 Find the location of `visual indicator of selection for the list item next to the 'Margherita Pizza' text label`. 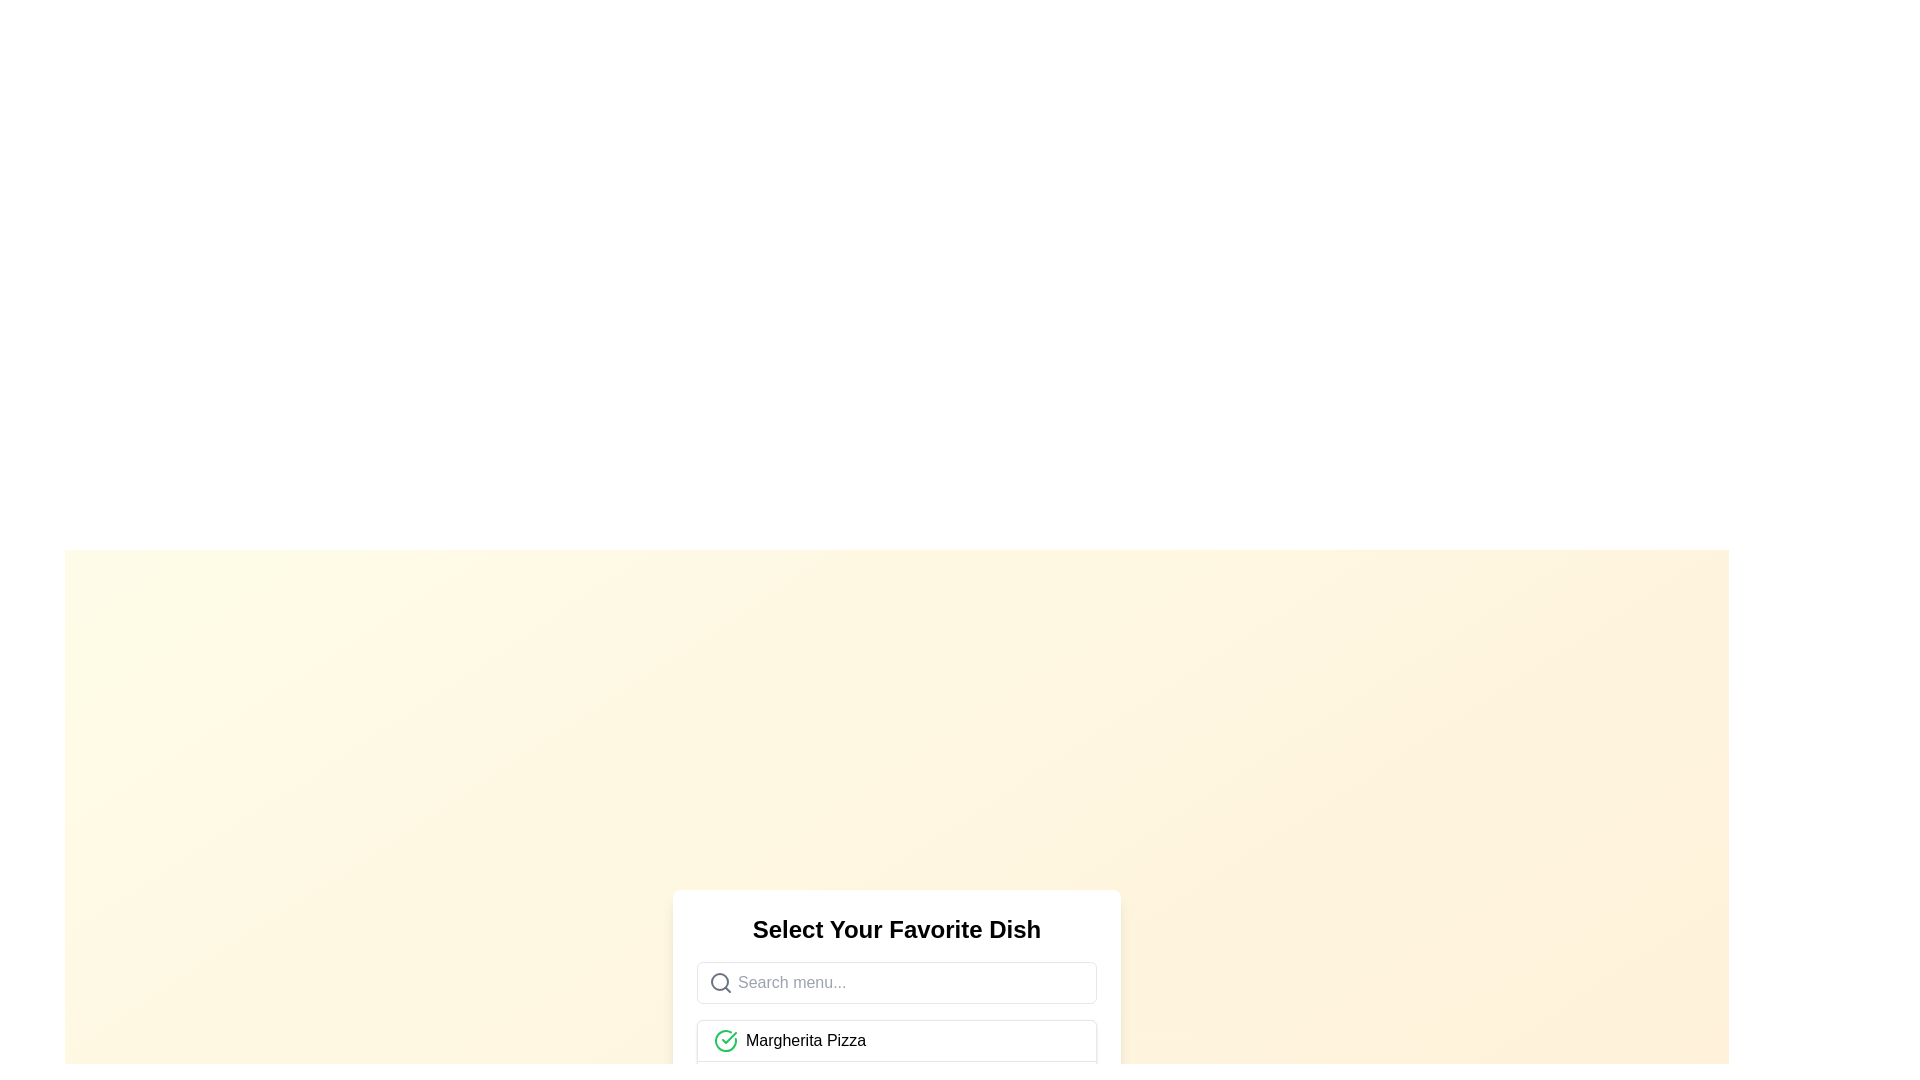

visual indicator of selection for the list item next to the 'Margherita Pizza' text label is located at coordinates (724, 1039).